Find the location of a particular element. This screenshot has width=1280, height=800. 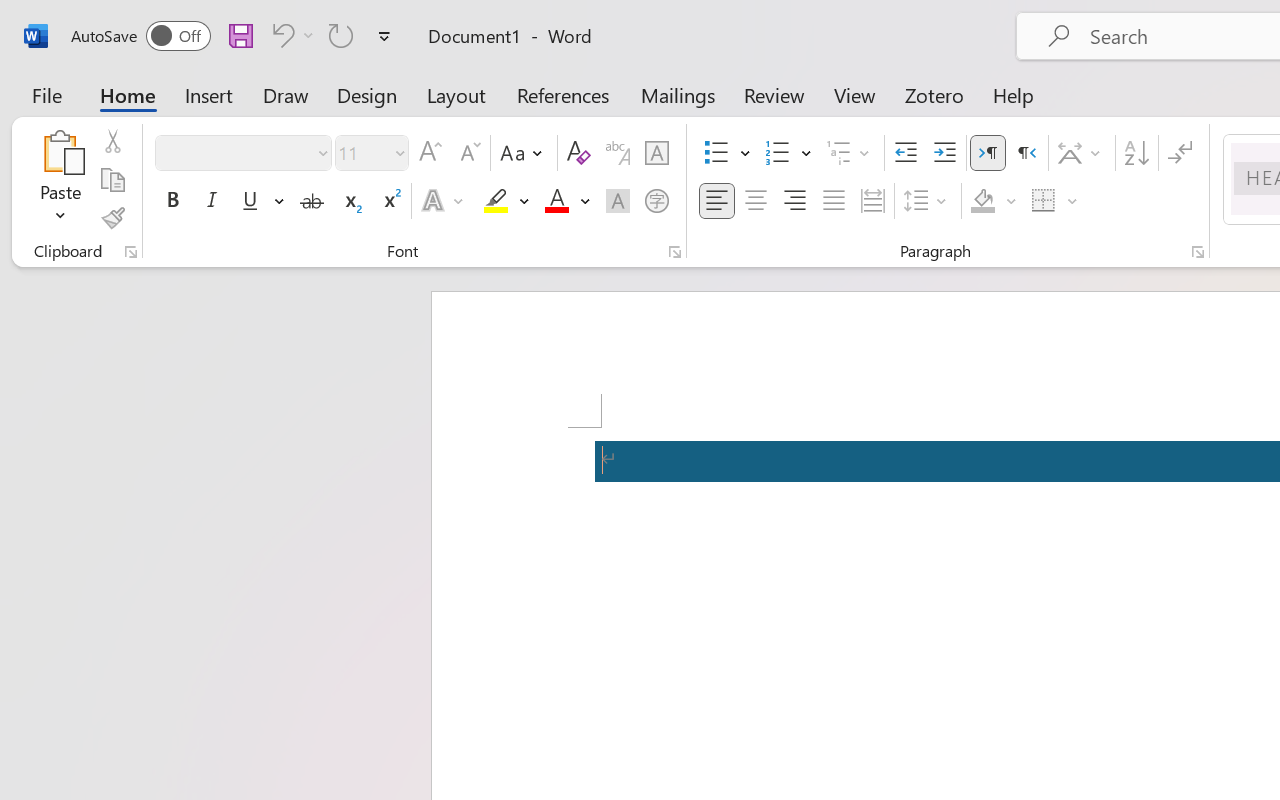

'Shading No Color' is located at coordinates (983, 201).